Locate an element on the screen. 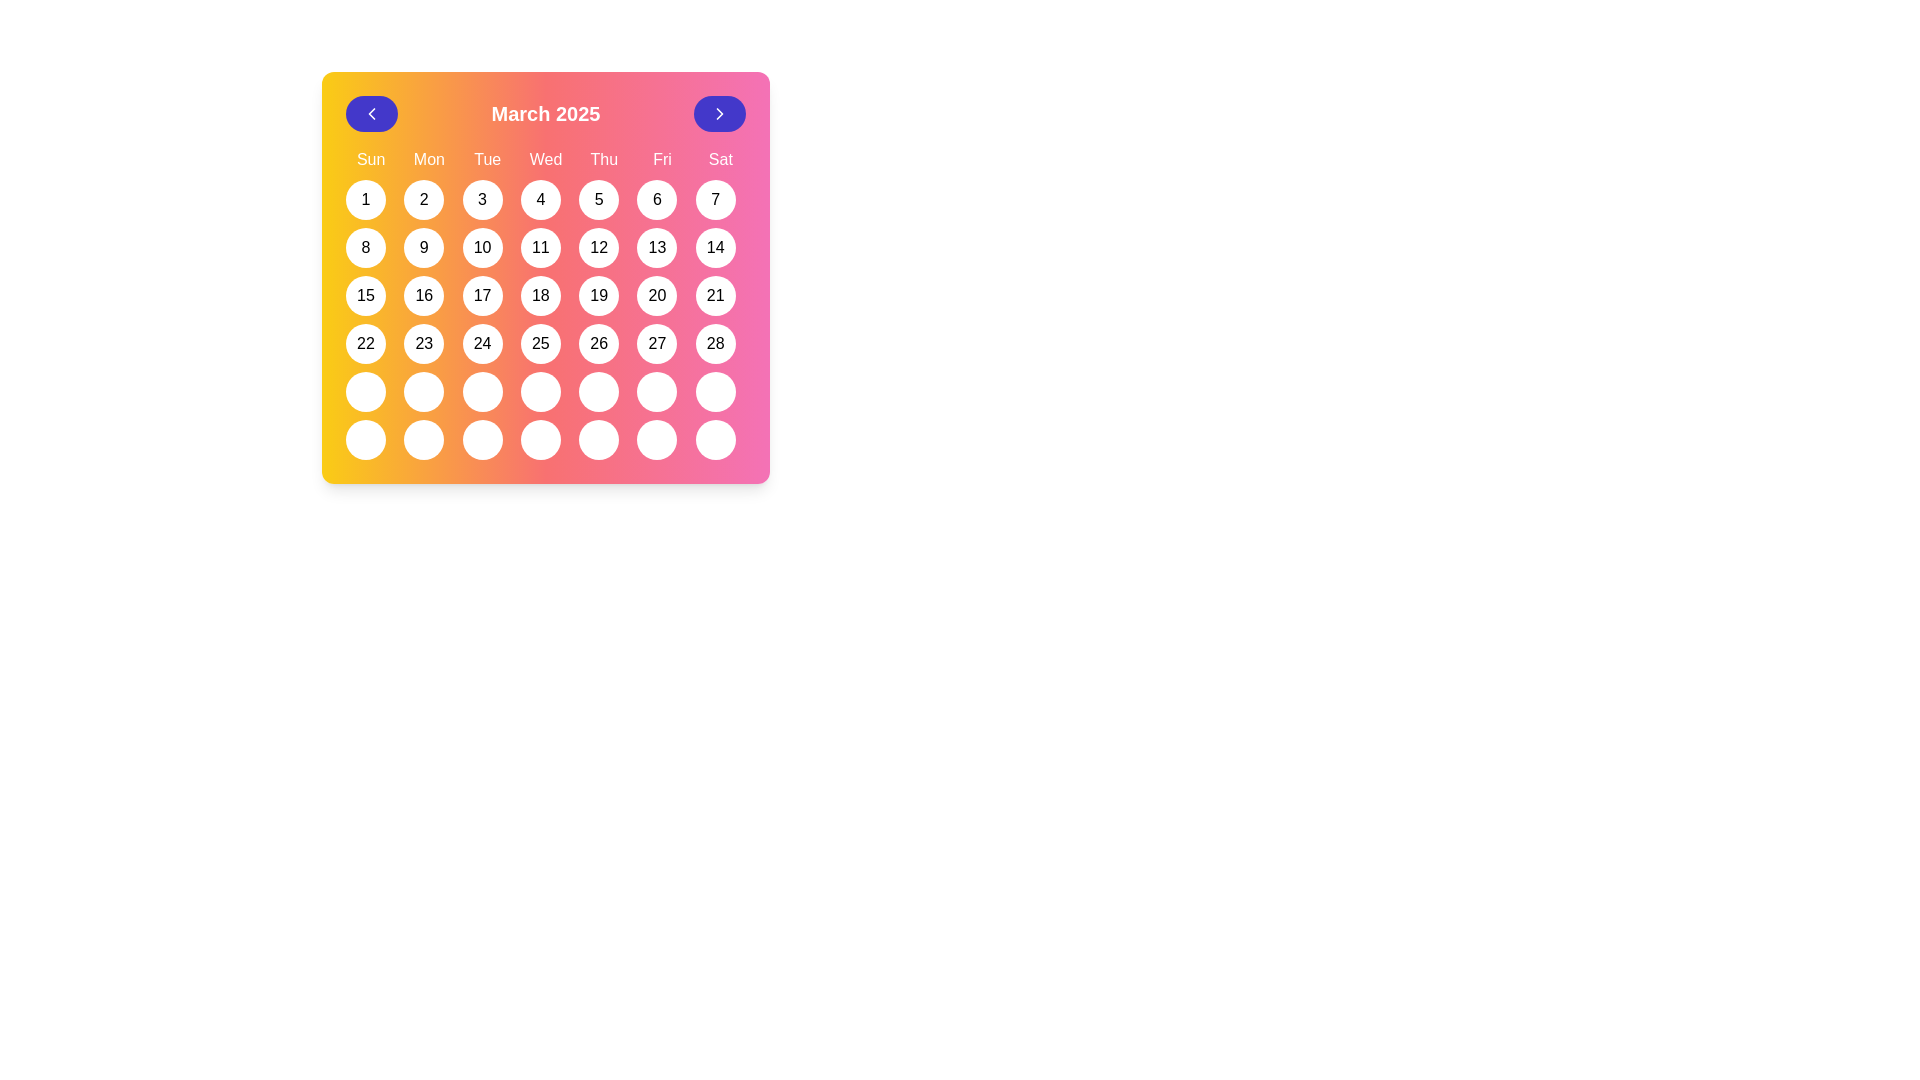 Image resolution: width=1920 pixels, height=1080 pixels. the left-facing chevron button with a vibrant indigo background located on the left side of the header section in the calendar interface, adjacent to the 'March 2025' text is located at coordinates (372, 114).